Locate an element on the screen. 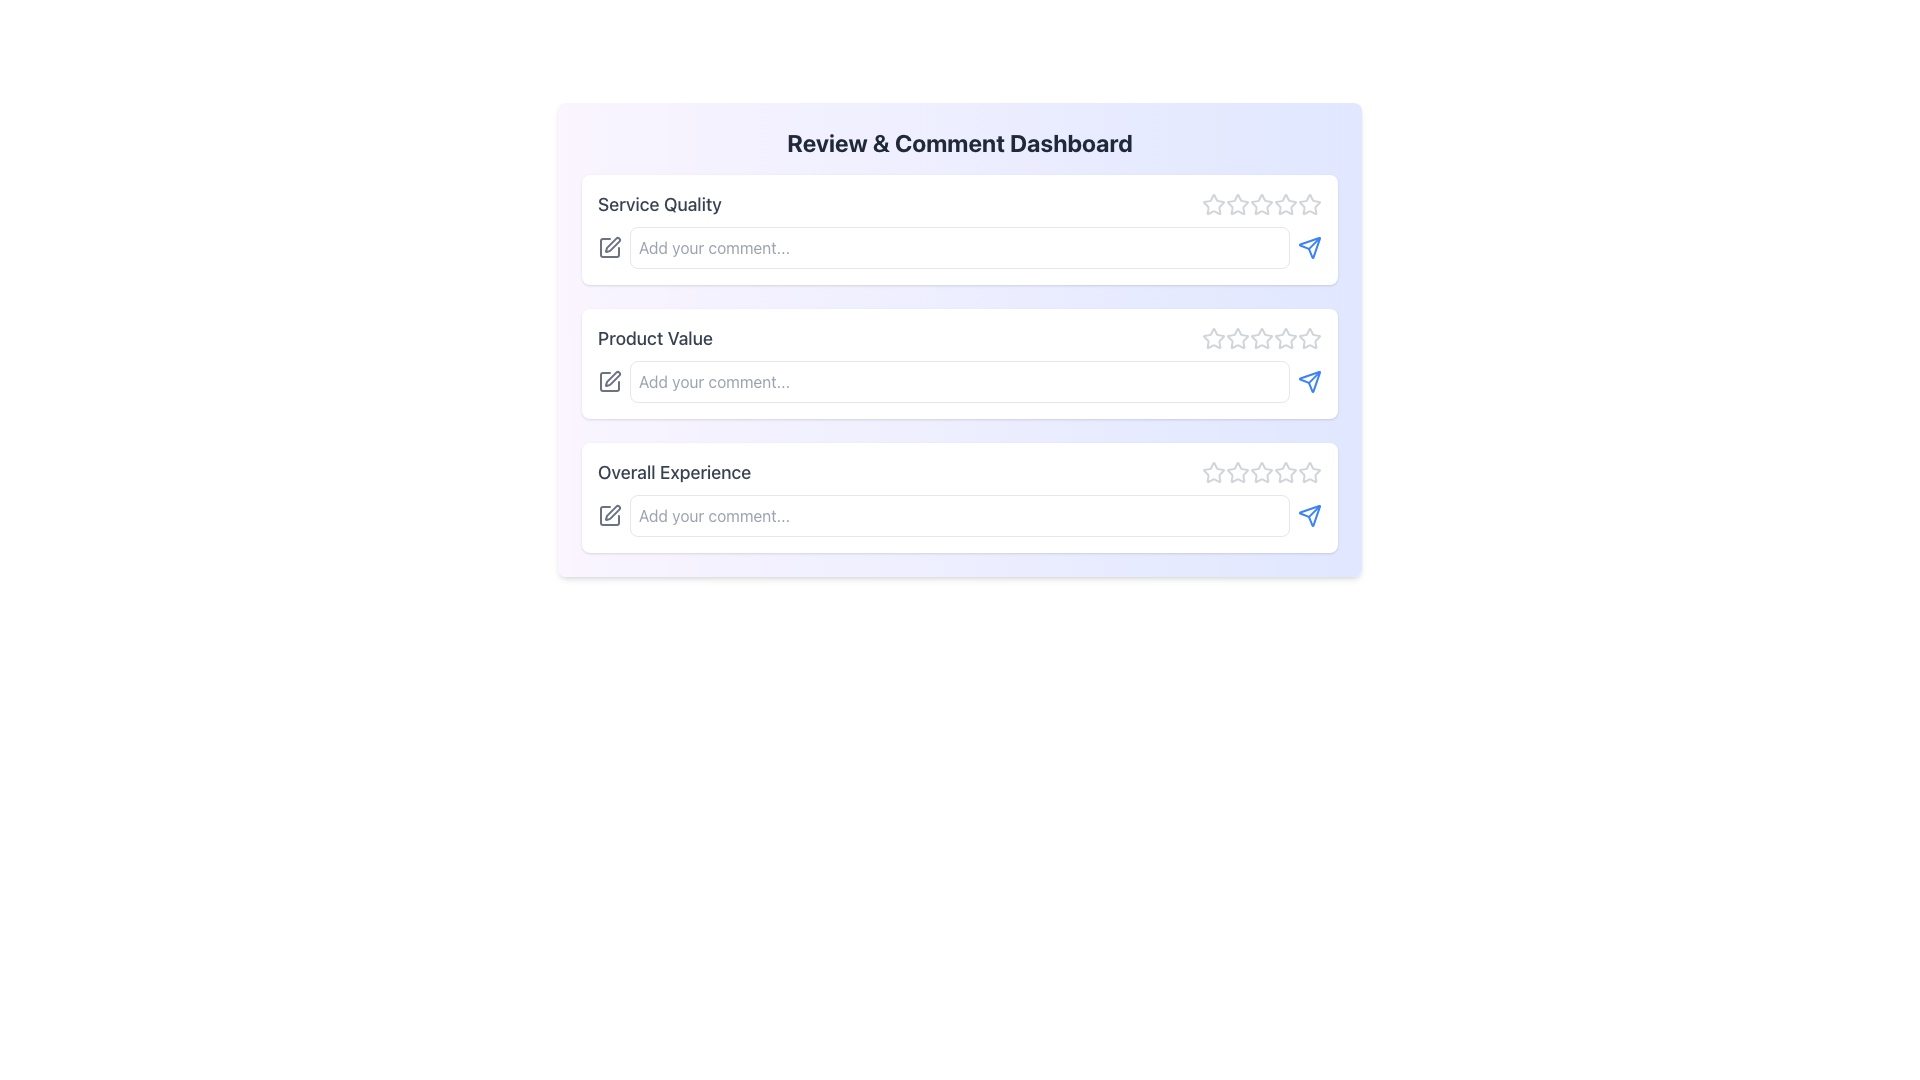 Image resolution: width=1920 pixels, height=1080 pixels. the graphic icon symbolizing a pencil overlapped with a square, located adjacent to the 'Service Quality' label, intended for editing or commenting is located at coordinates (612, 244).